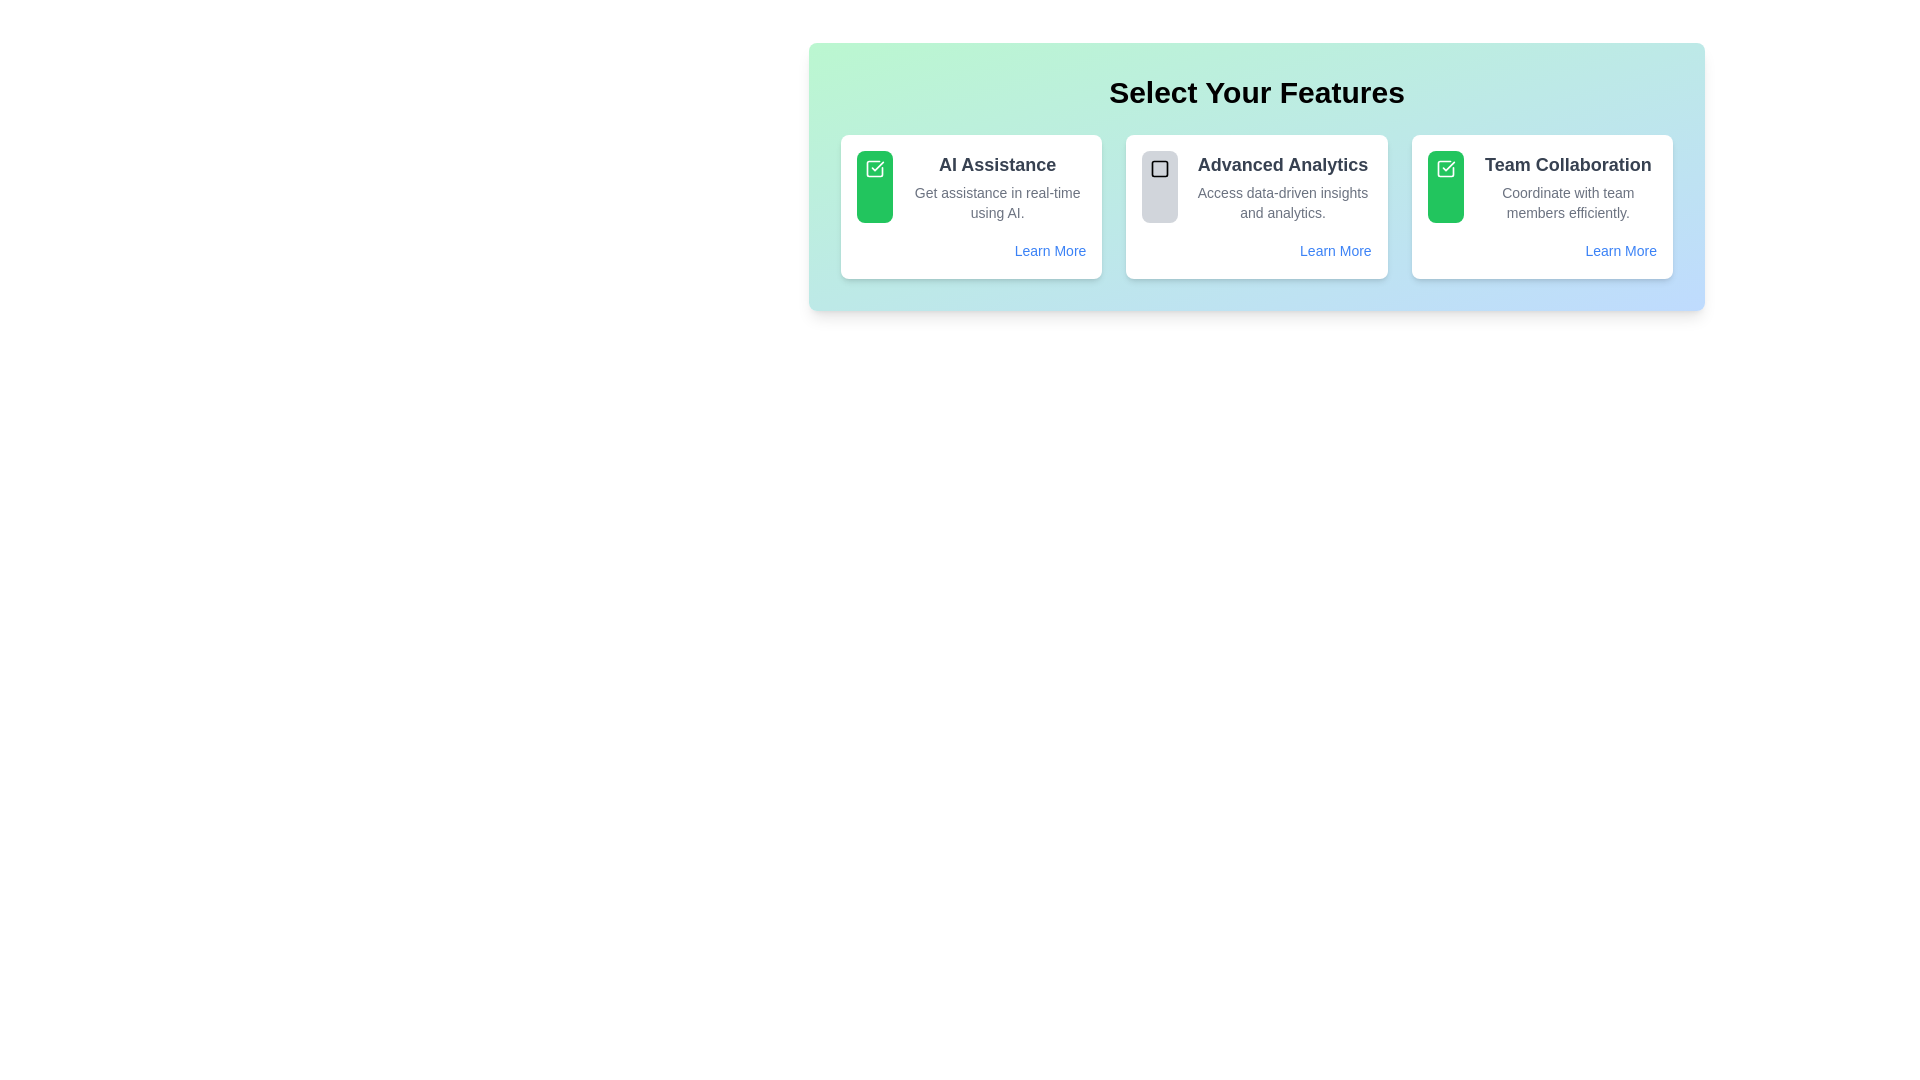 The height and width of the screenshot is (1080, 1920). I want to click on static text snippet that says 'Coordinate with team members efficiently.' located under the title 'Team Collaboration' in the card-like section of the web interface, so click(1567, 203).